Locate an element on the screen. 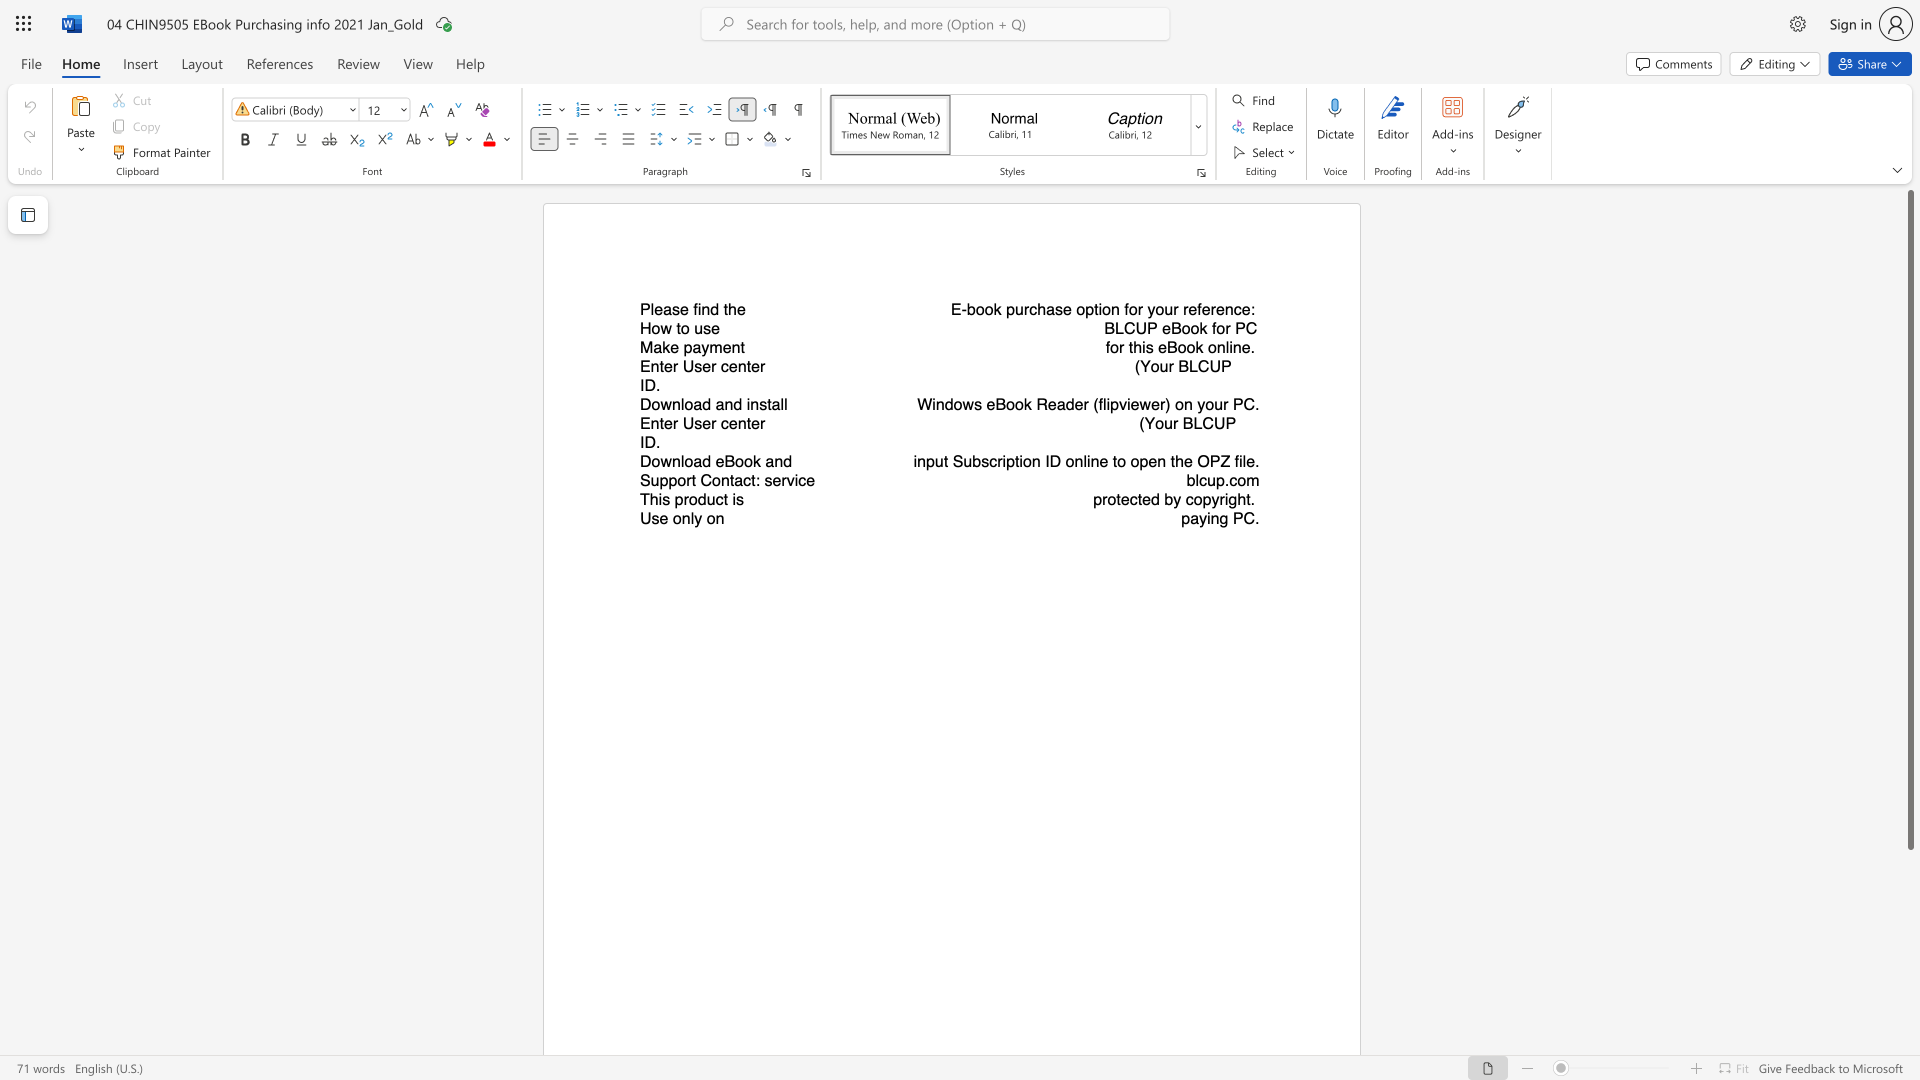  the subset text "(Y" within the text "(Your BLCUP ID." is located at coordinates (1139, 422).